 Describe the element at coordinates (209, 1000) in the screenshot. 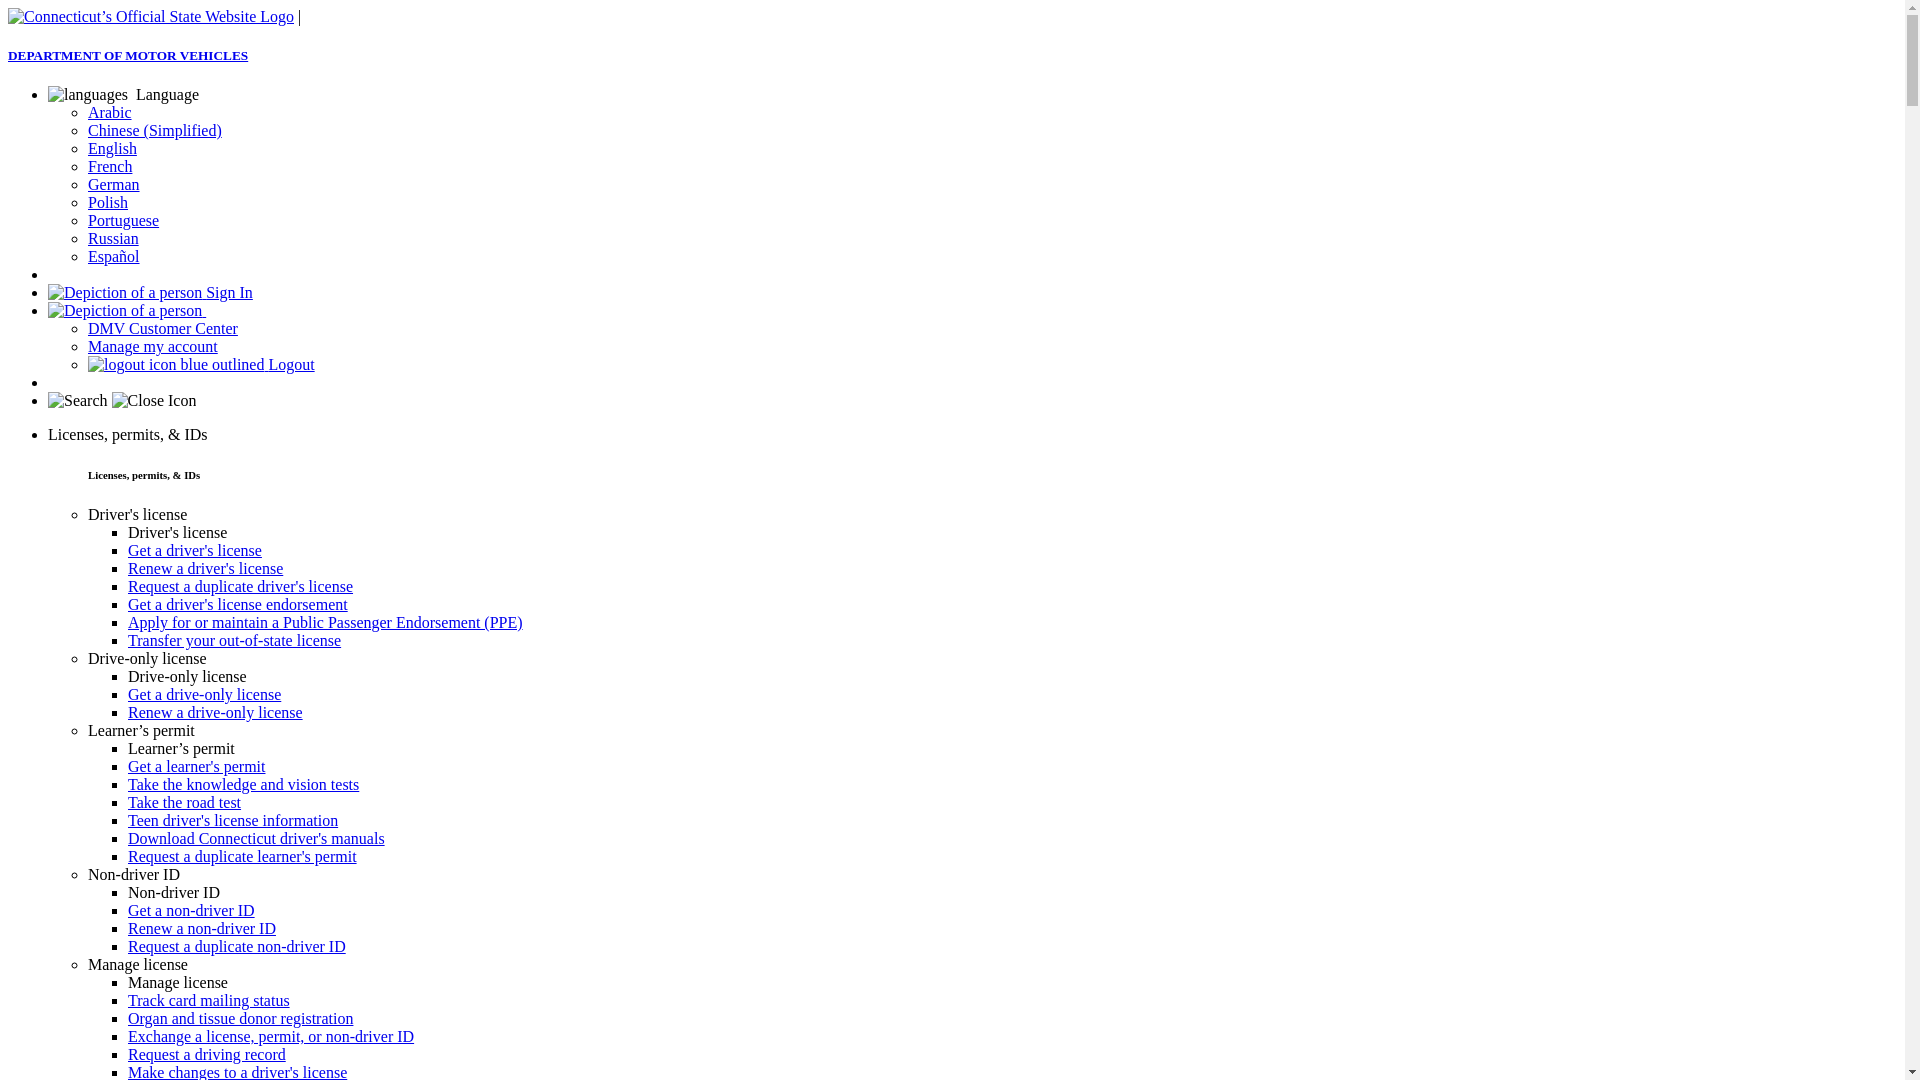

I see `'Track card mailing status'` at that location.